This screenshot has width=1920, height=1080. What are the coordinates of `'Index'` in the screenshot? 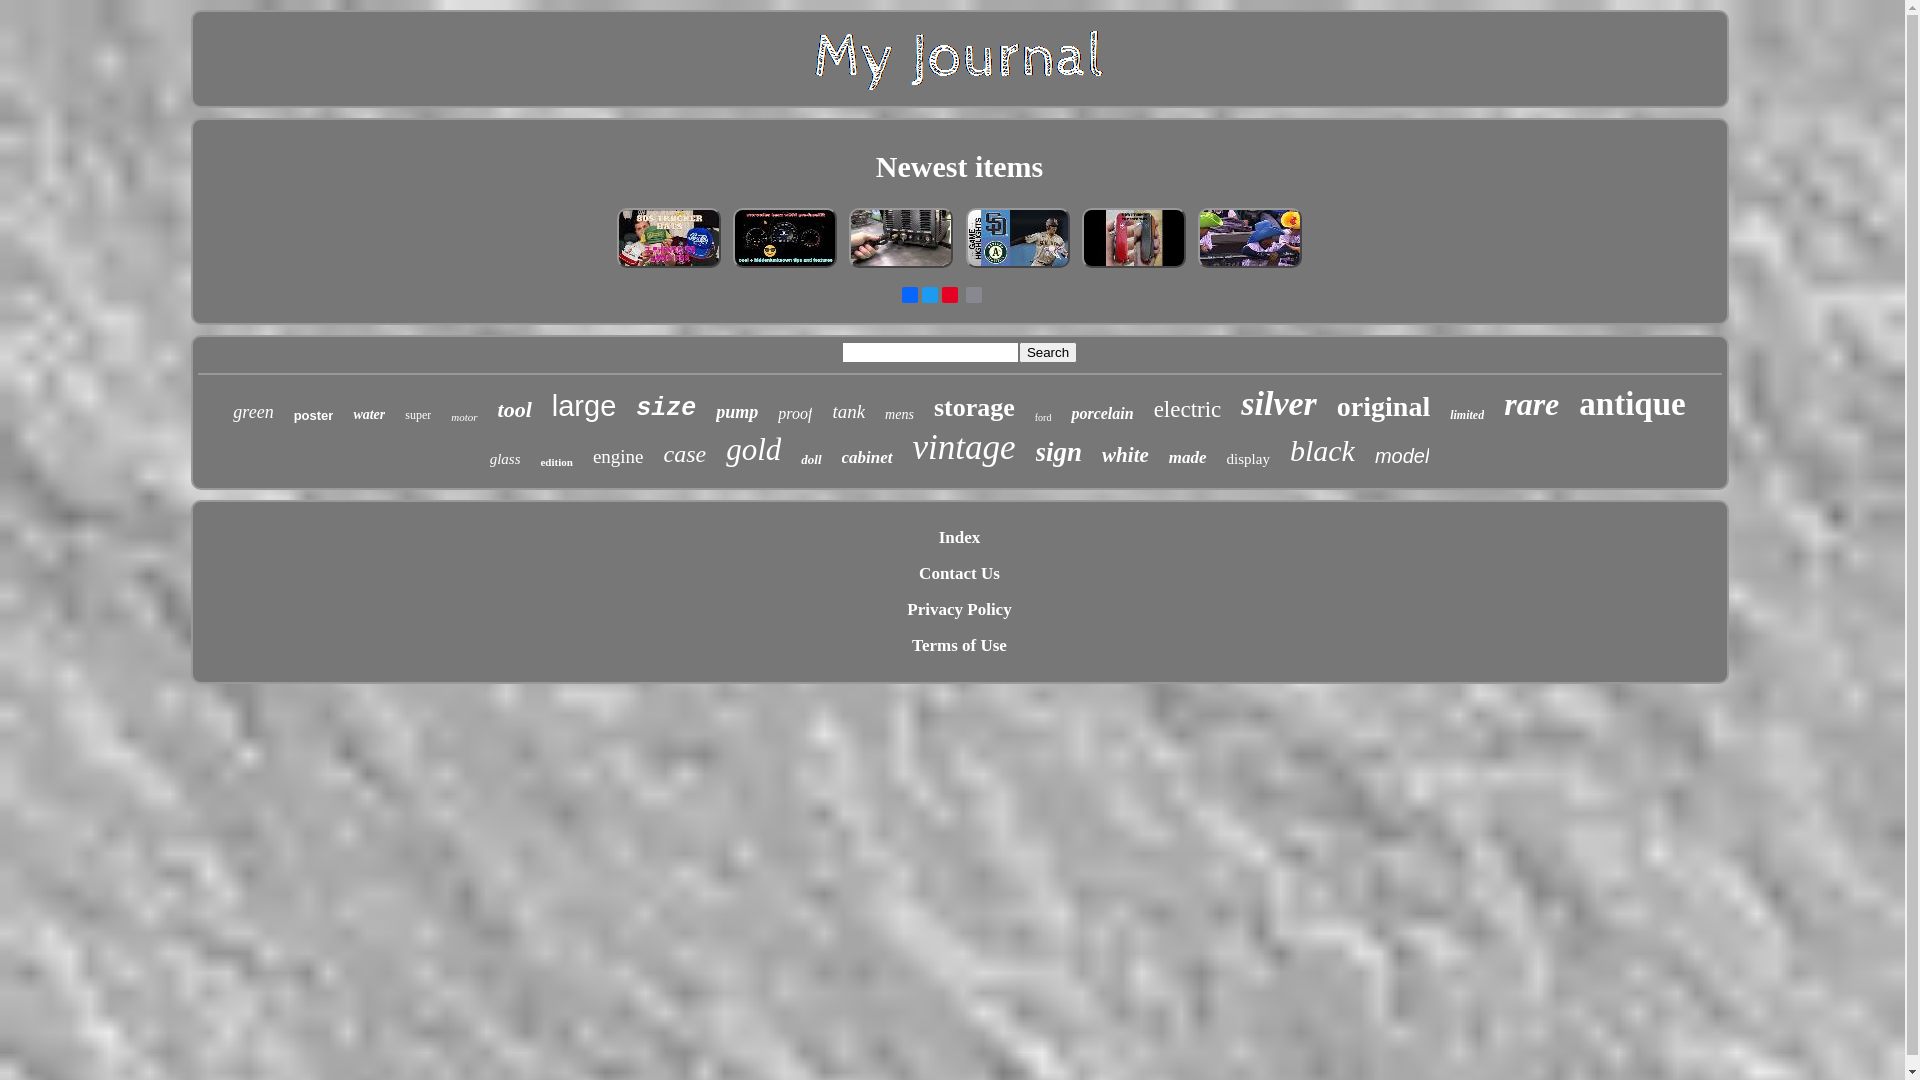 It's located at (960, 536).